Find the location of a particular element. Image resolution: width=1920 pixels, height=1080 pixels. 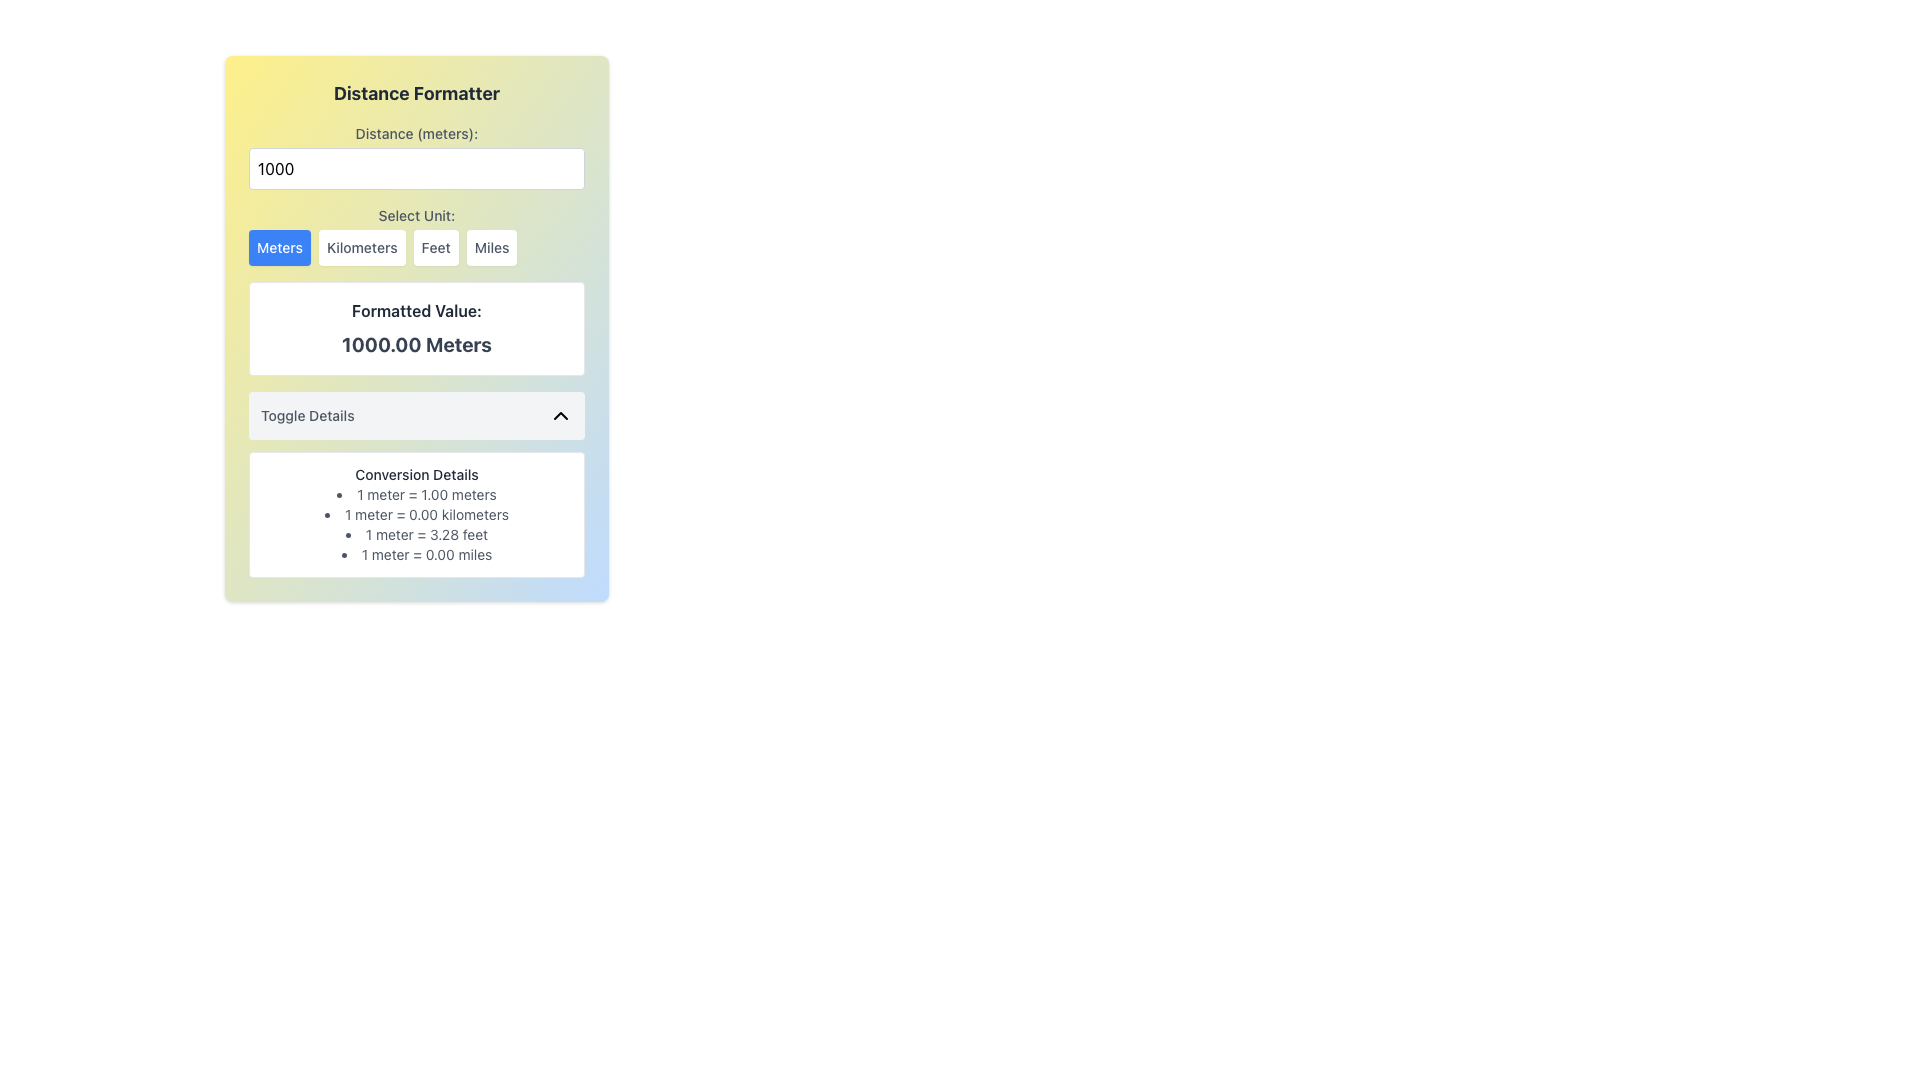

the 'Miles' button, which is the fourth button in a horizontal list of options including 'Meters', 'Kilometers', and 'Feet', to trigger the visual shadow effect is located at coordinates (492, 246).